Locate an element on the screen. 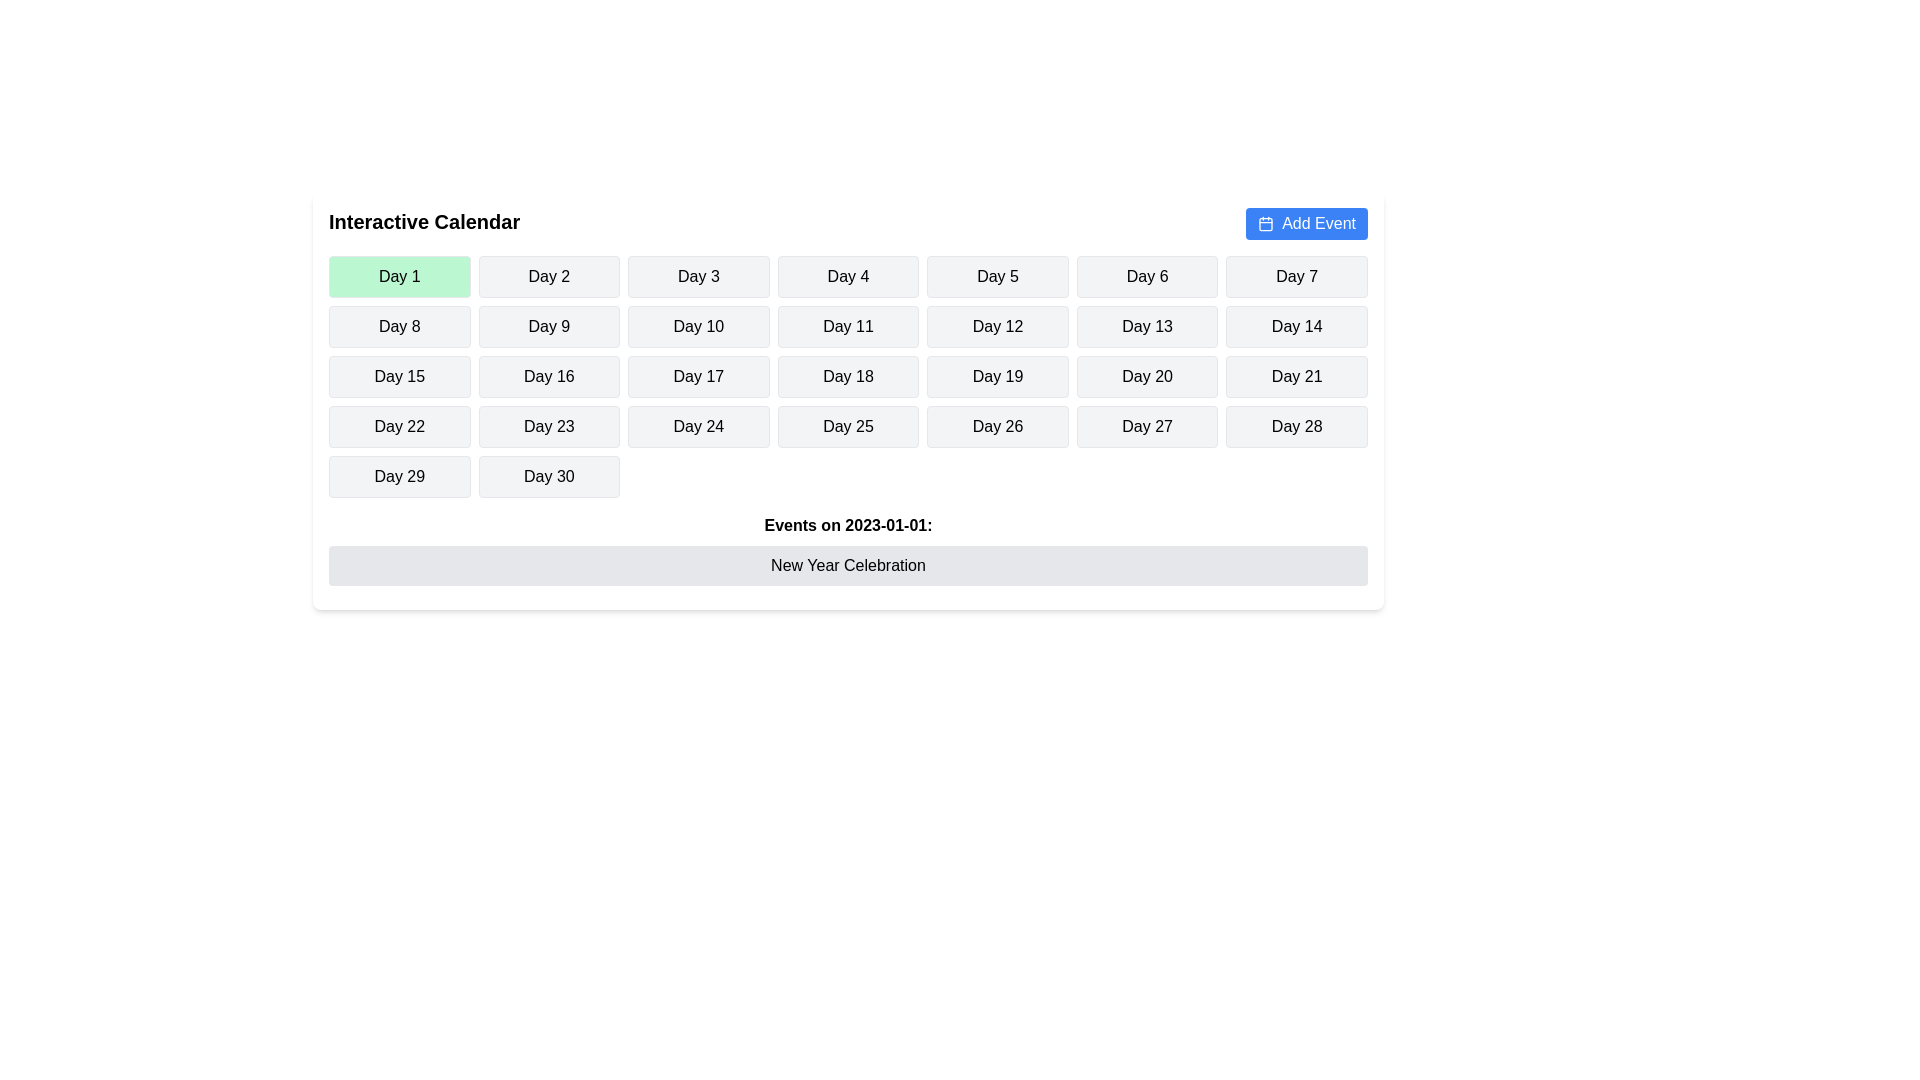 The image size is (1920, 1080). the rectangular button labeled 'Day 26' in the interactive calendar grid is located at coordinates (998, 426).